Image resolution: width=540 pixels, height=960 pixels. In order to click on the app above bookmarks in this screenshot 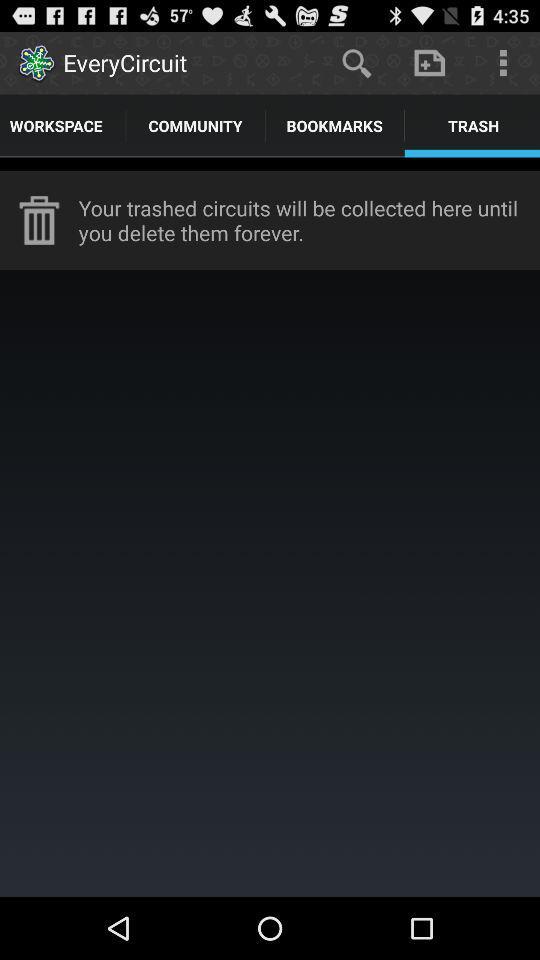, I will do `click(355, 62)`.